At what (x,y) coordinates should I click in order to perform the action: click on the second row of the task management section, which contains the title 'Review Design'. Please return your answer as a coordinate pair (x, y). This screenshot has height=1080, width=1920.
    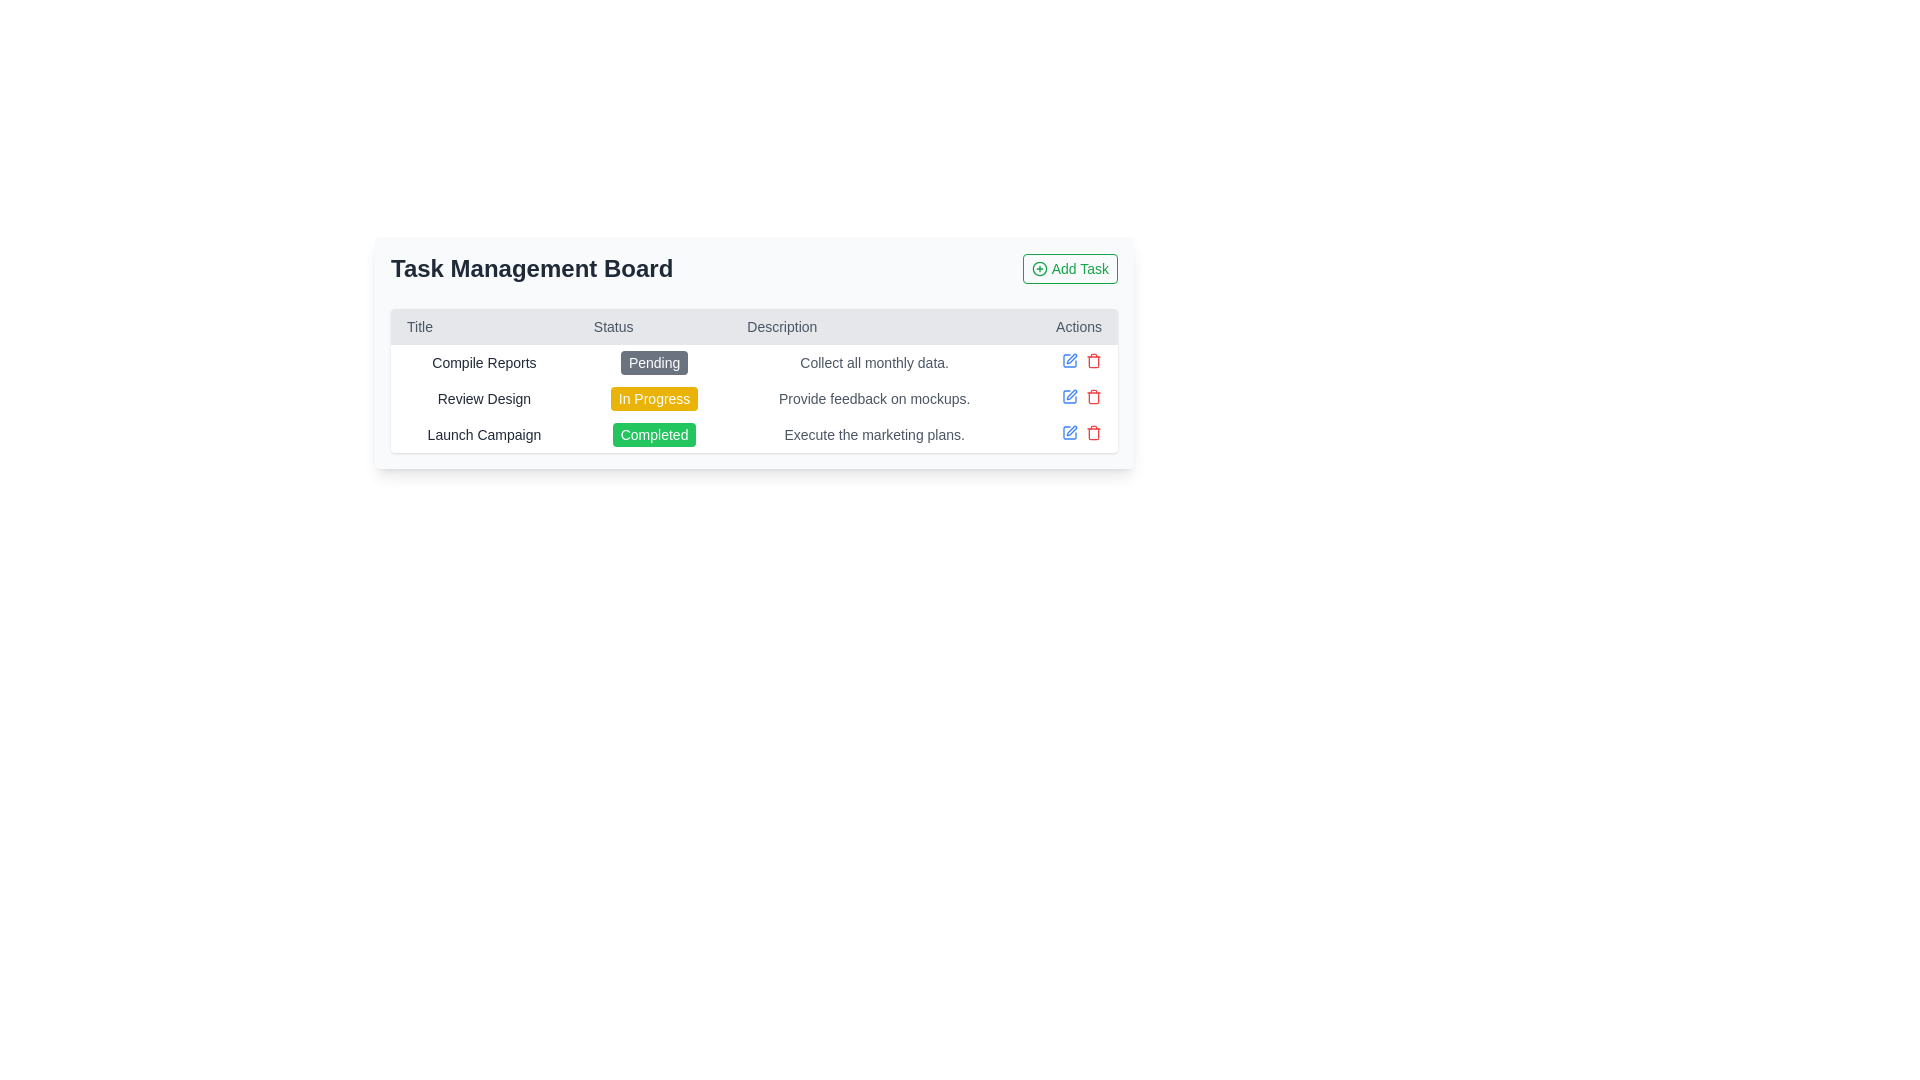
    Looking at the image, I should click on (753, 398).